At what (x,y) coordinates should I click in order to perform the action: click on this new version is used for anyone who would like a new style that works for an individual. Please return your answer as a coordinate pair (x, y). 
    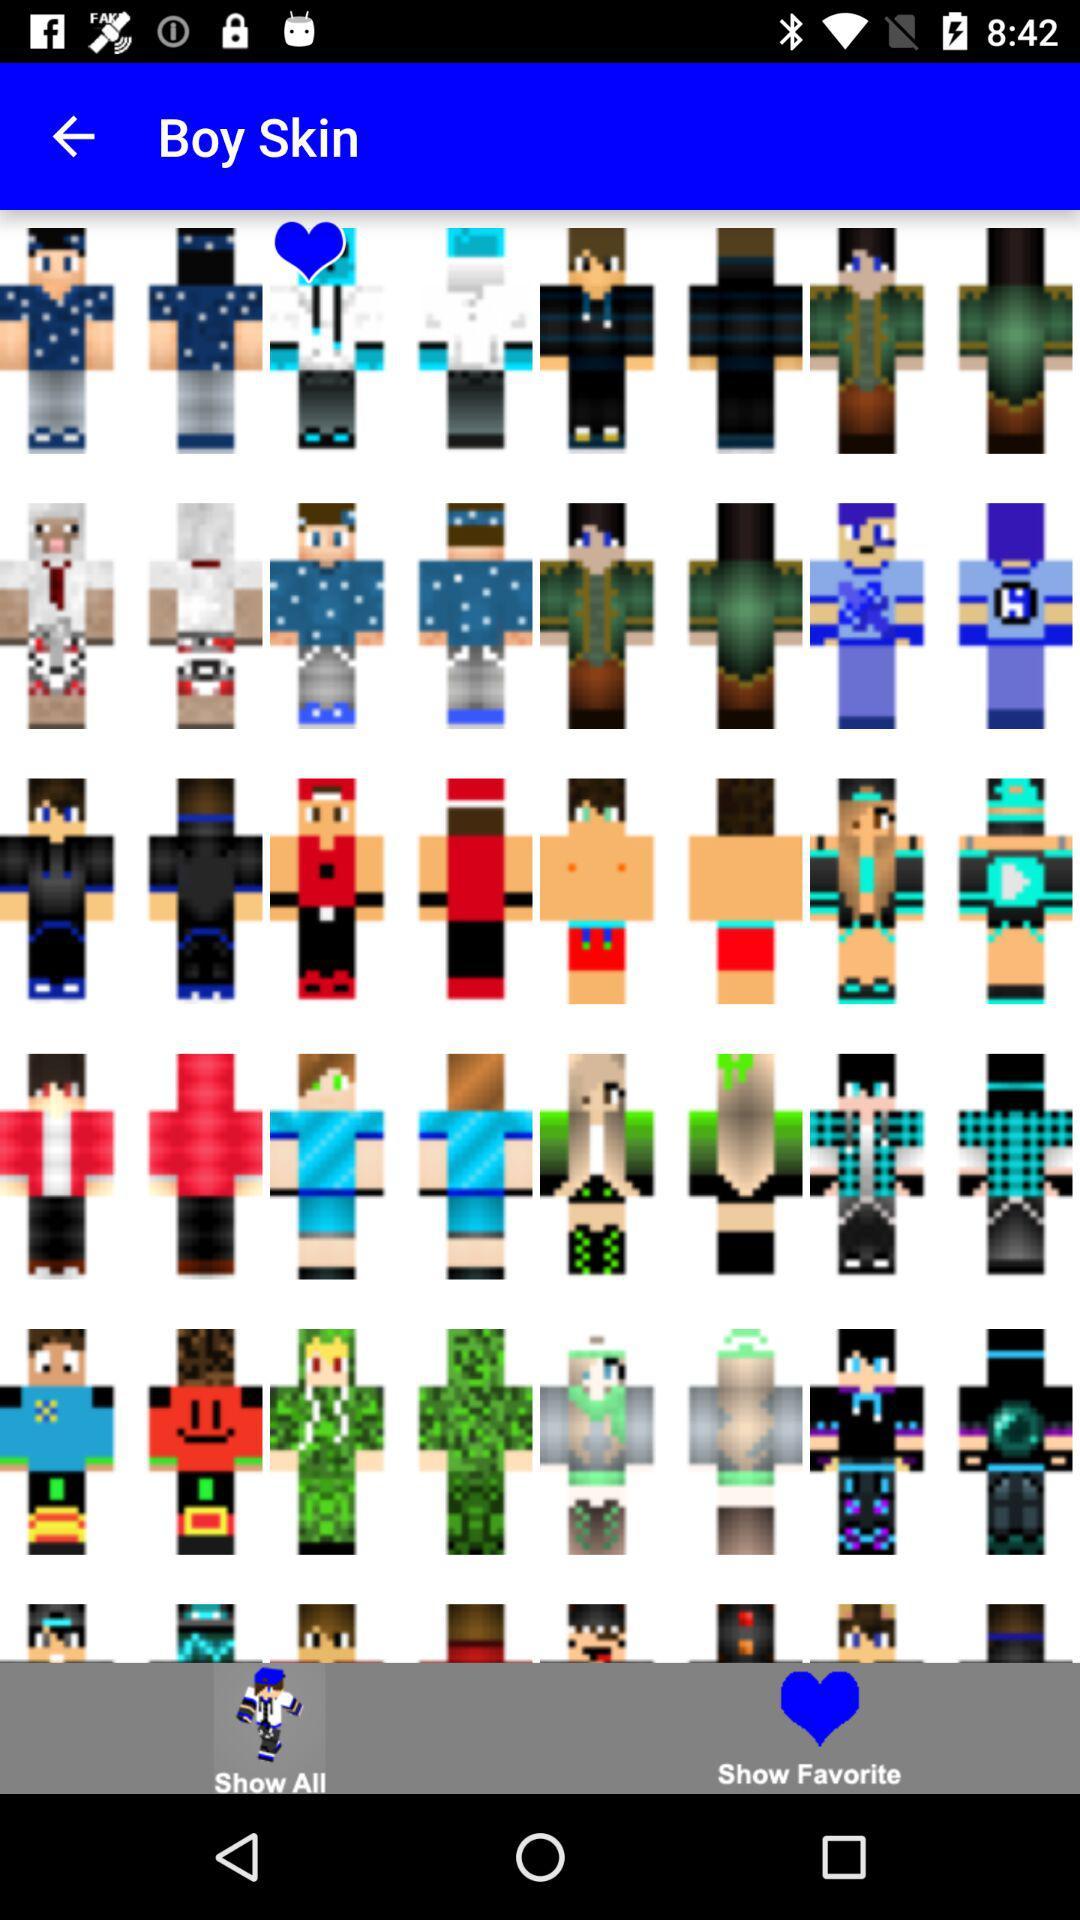
    Looking at the image, I should click on (270, 1727).